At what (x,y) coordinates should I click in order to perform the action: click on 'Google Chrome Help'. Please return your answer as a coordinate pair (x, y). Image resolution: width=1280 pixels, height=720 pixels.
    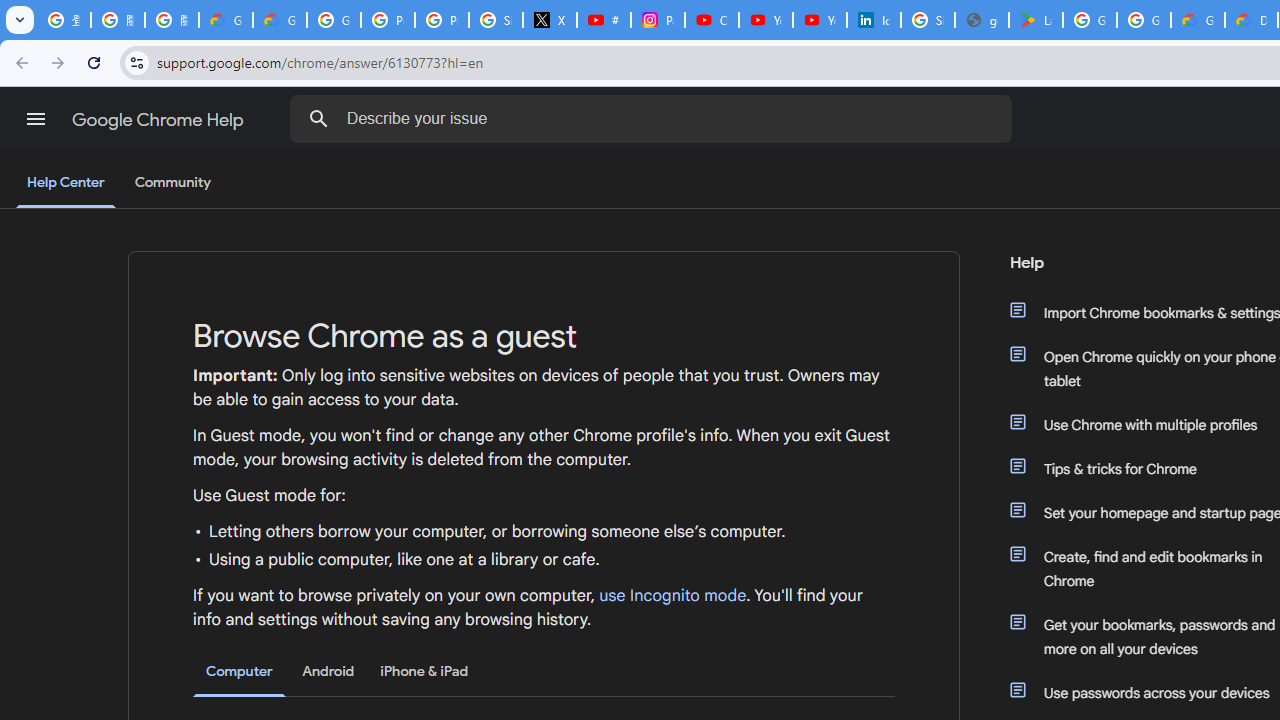
    Looking at the image, I should click on (160, 119).